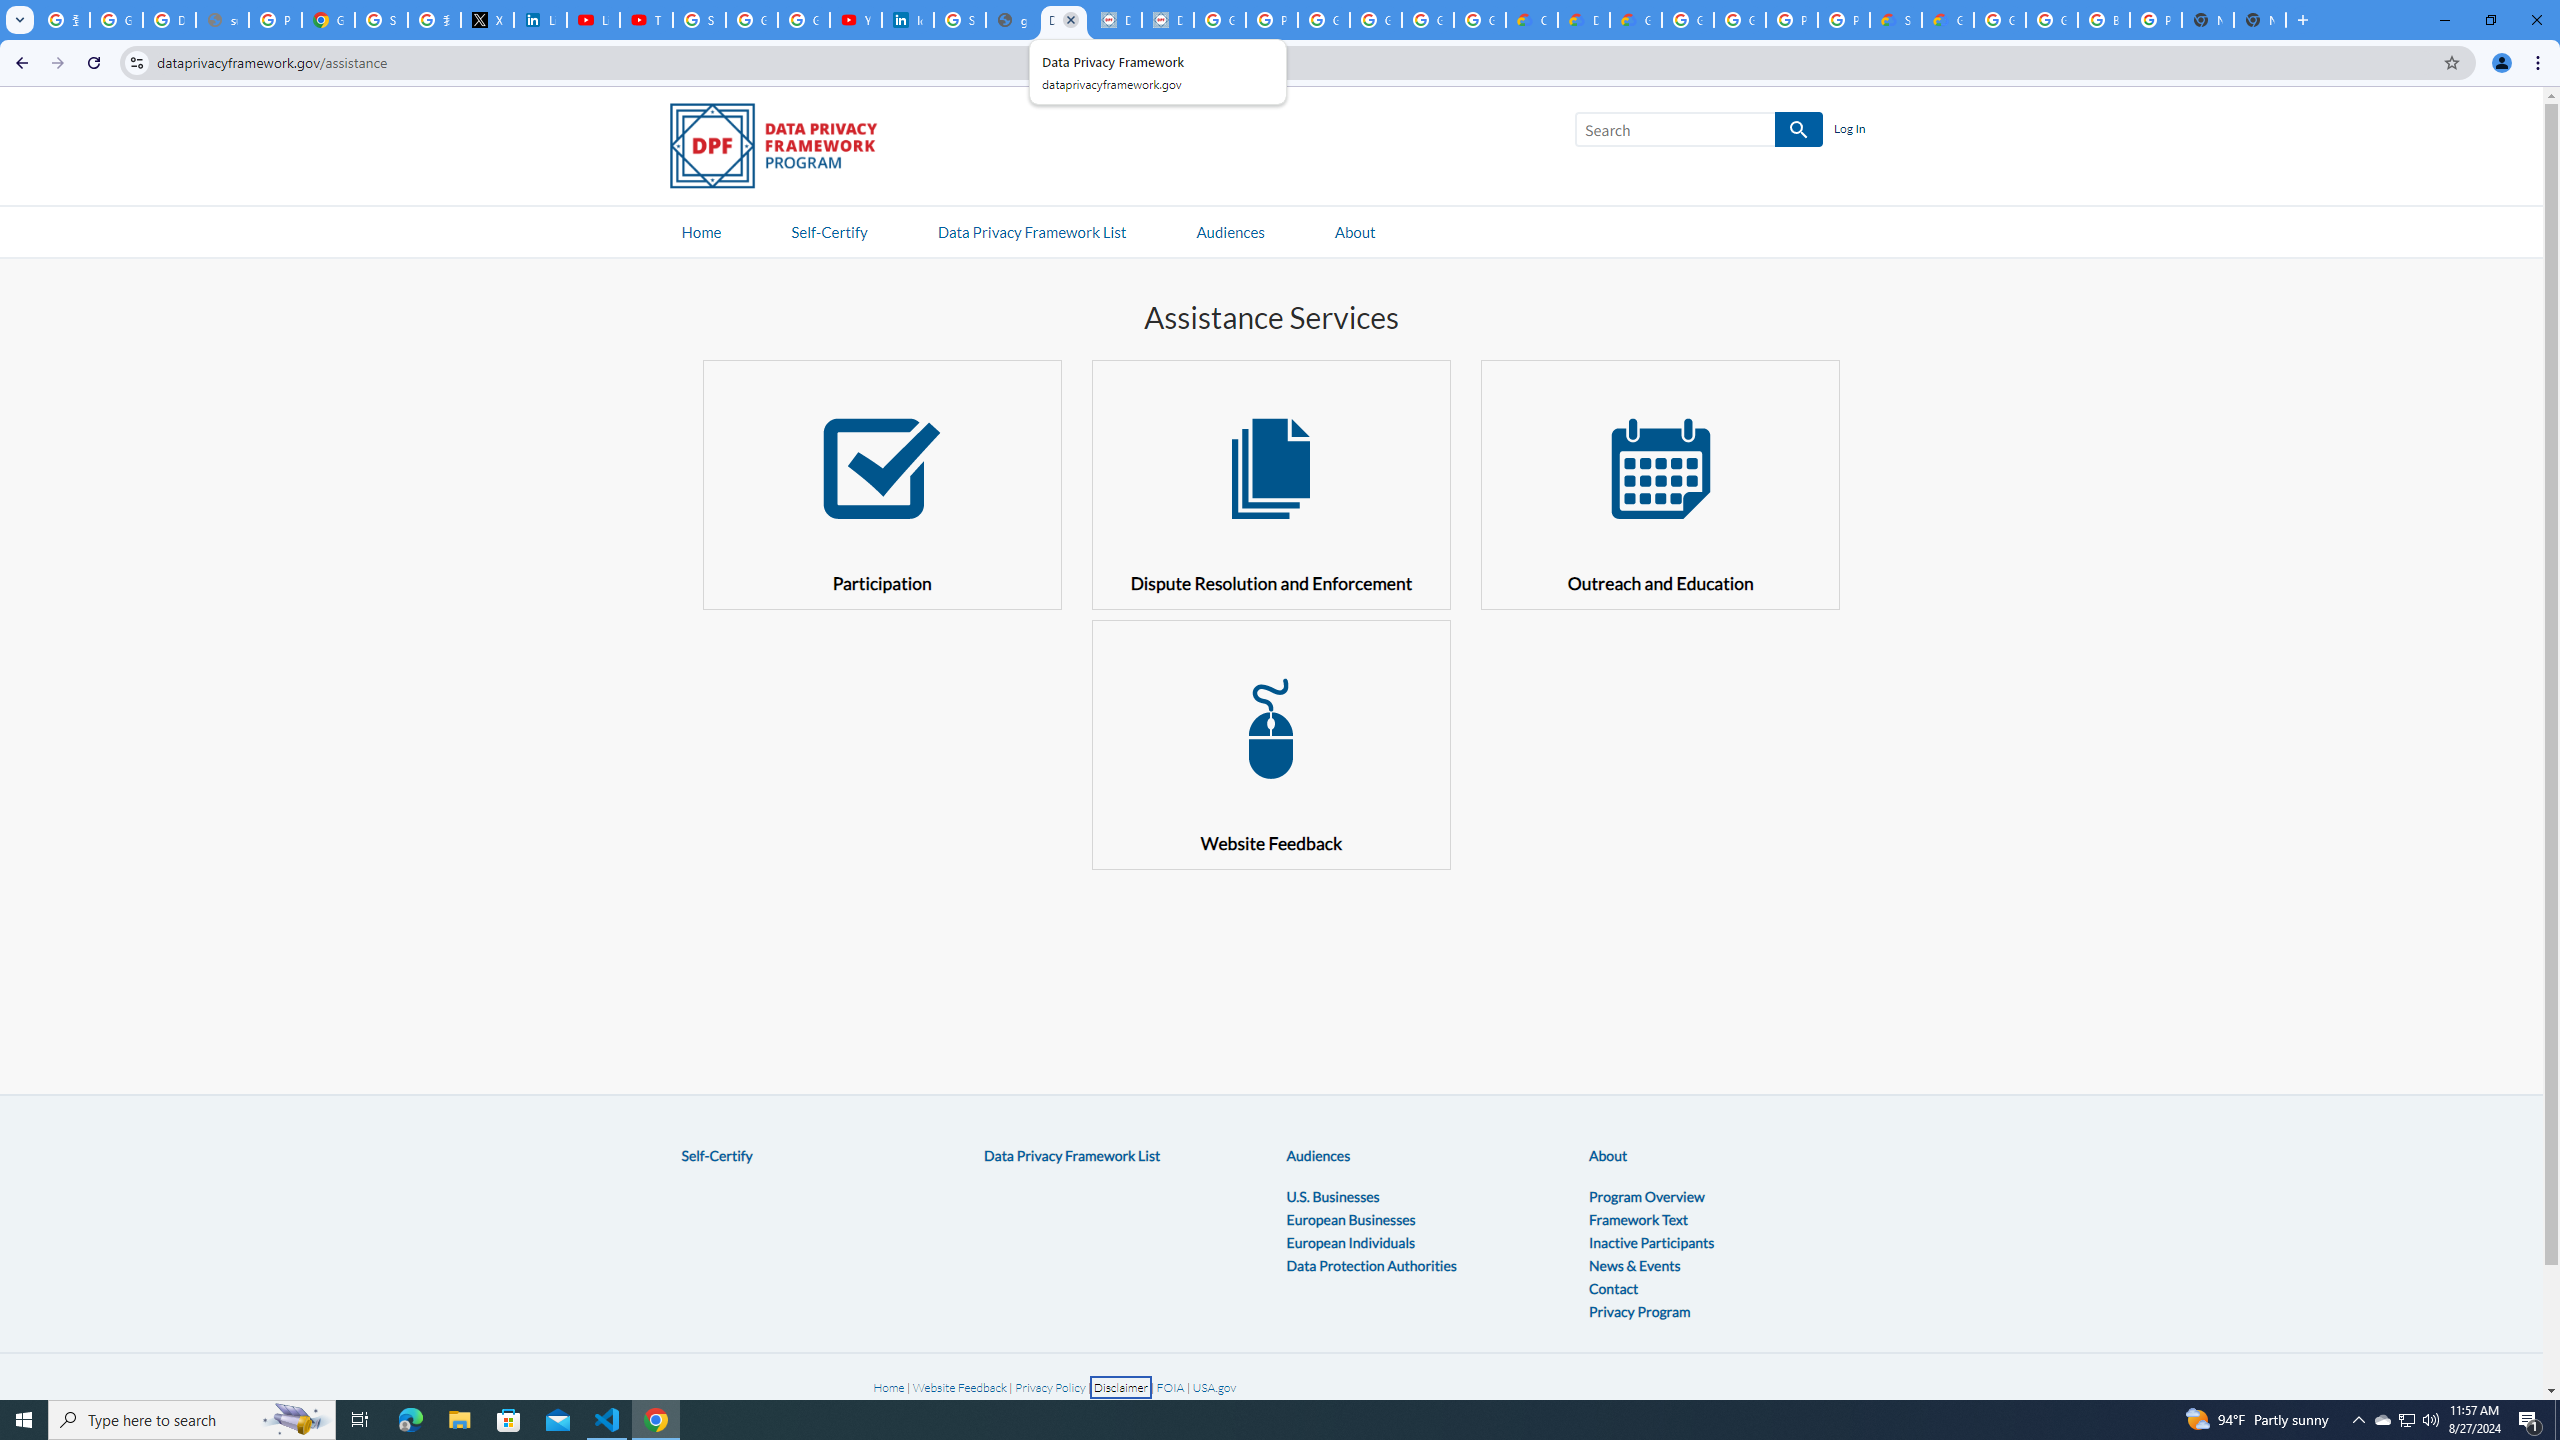 Image resolution: width=2560 pixels, height=1440 pixels. What do you see at coordinates (1797, 130) in the screenshot?
I see `'SEARCH'` at bounding box center [1797, 130].